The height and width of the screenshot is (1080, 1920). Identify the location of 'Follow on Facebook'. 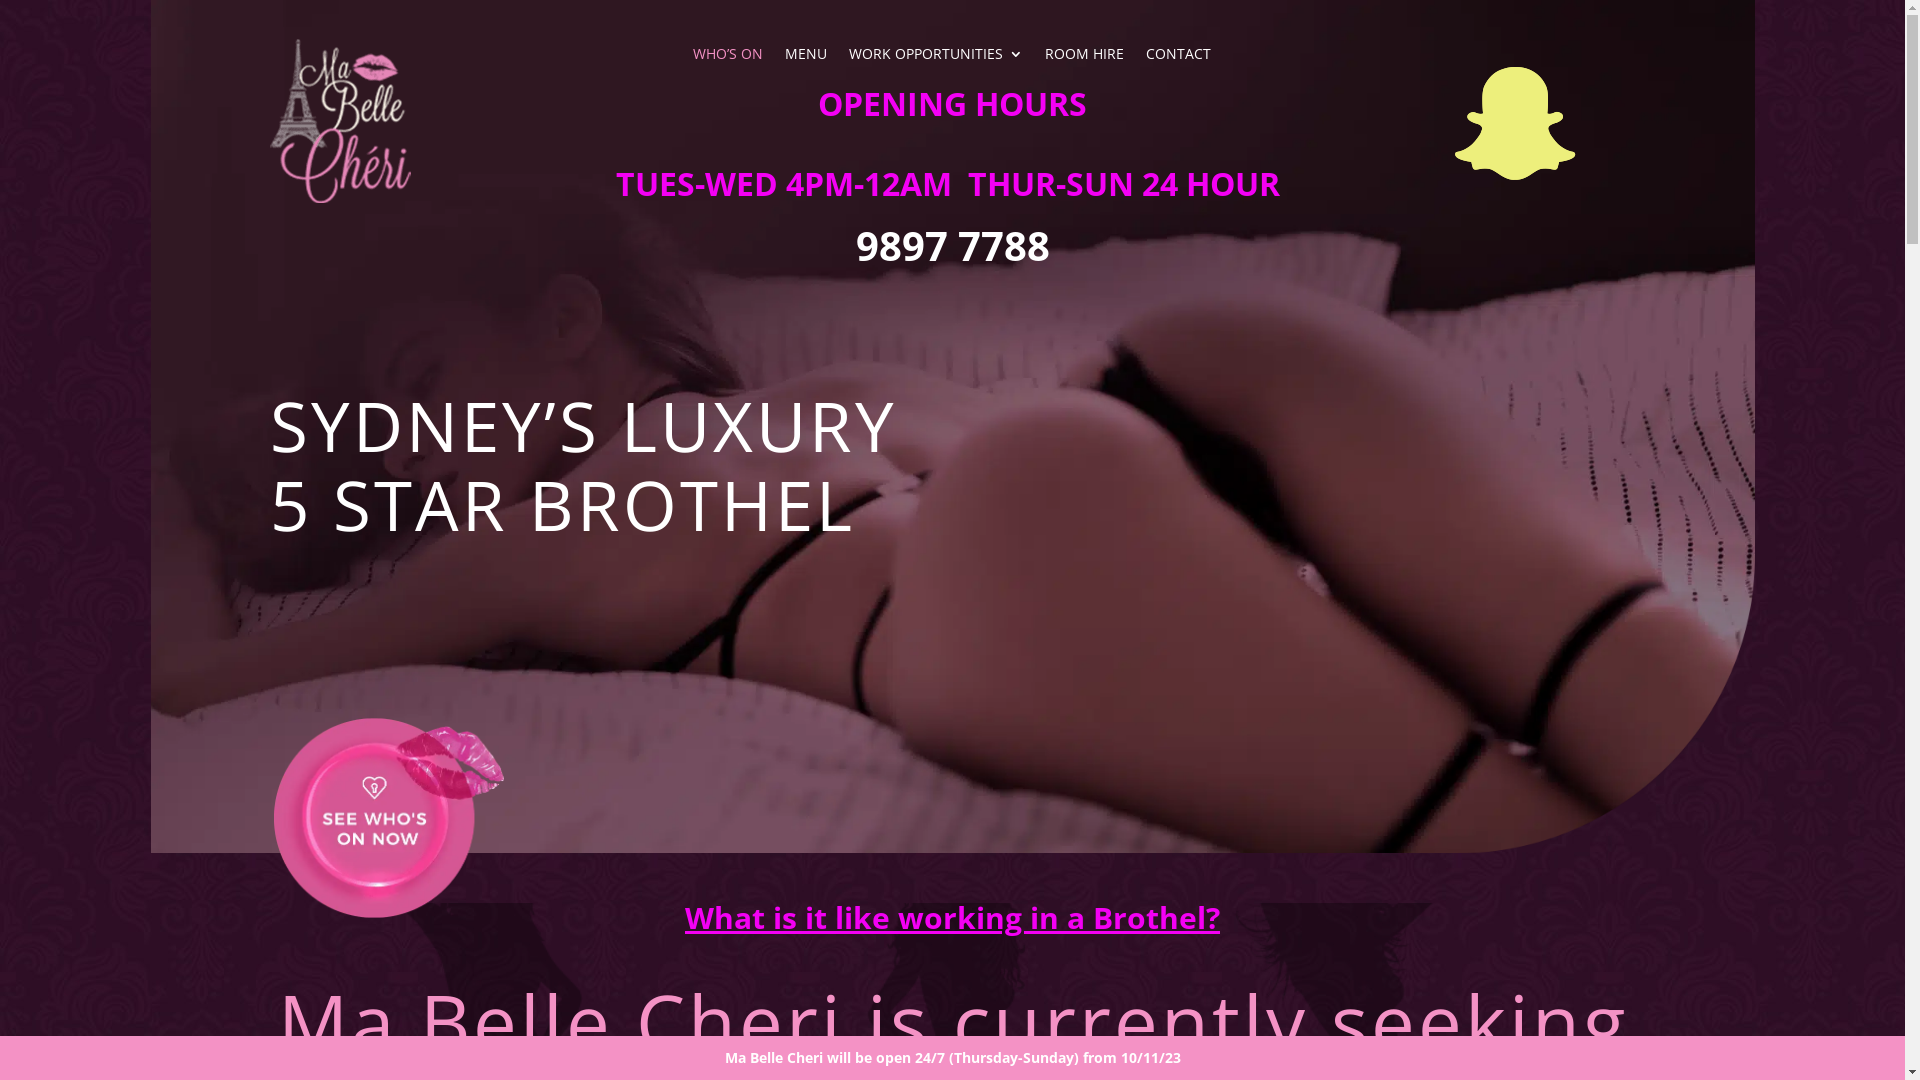
(1515, 123).